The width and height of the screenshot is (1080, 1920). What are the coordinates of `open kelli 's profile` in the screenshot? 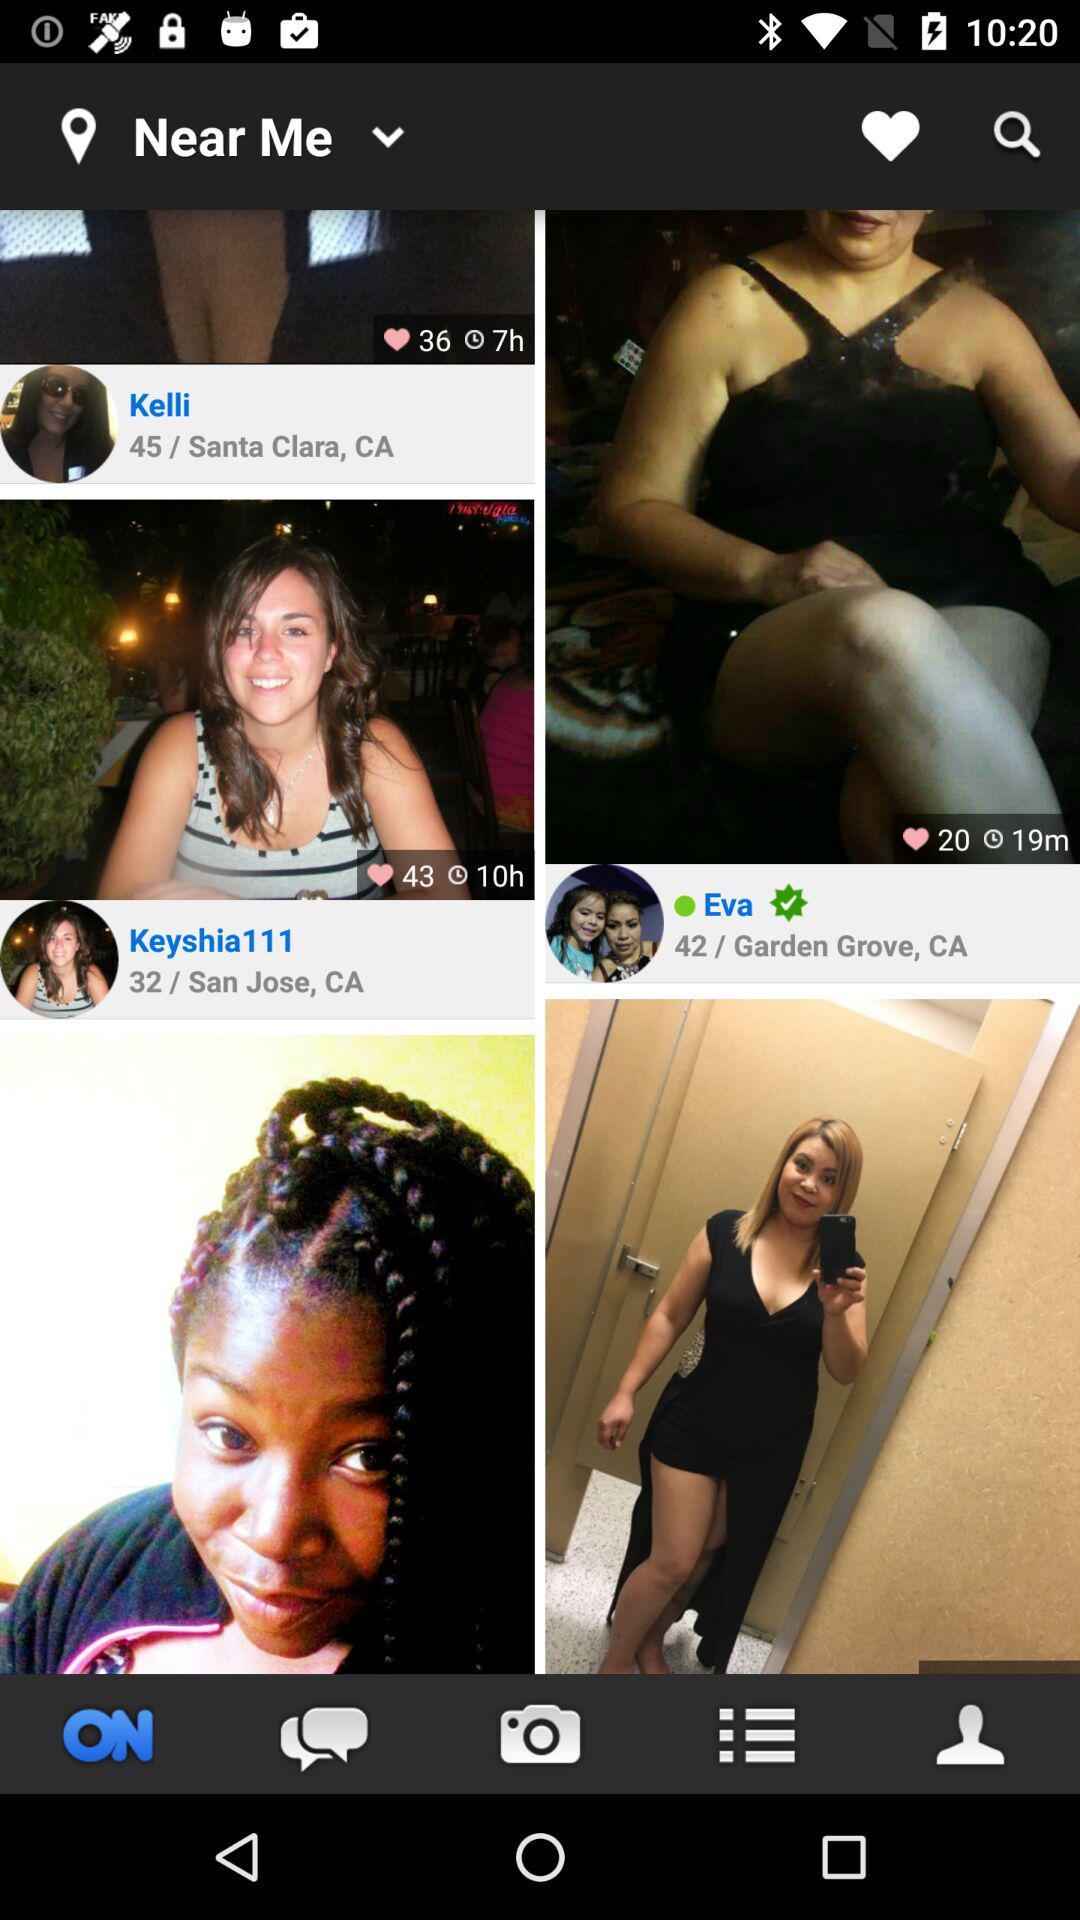 It's located at (58, 422).